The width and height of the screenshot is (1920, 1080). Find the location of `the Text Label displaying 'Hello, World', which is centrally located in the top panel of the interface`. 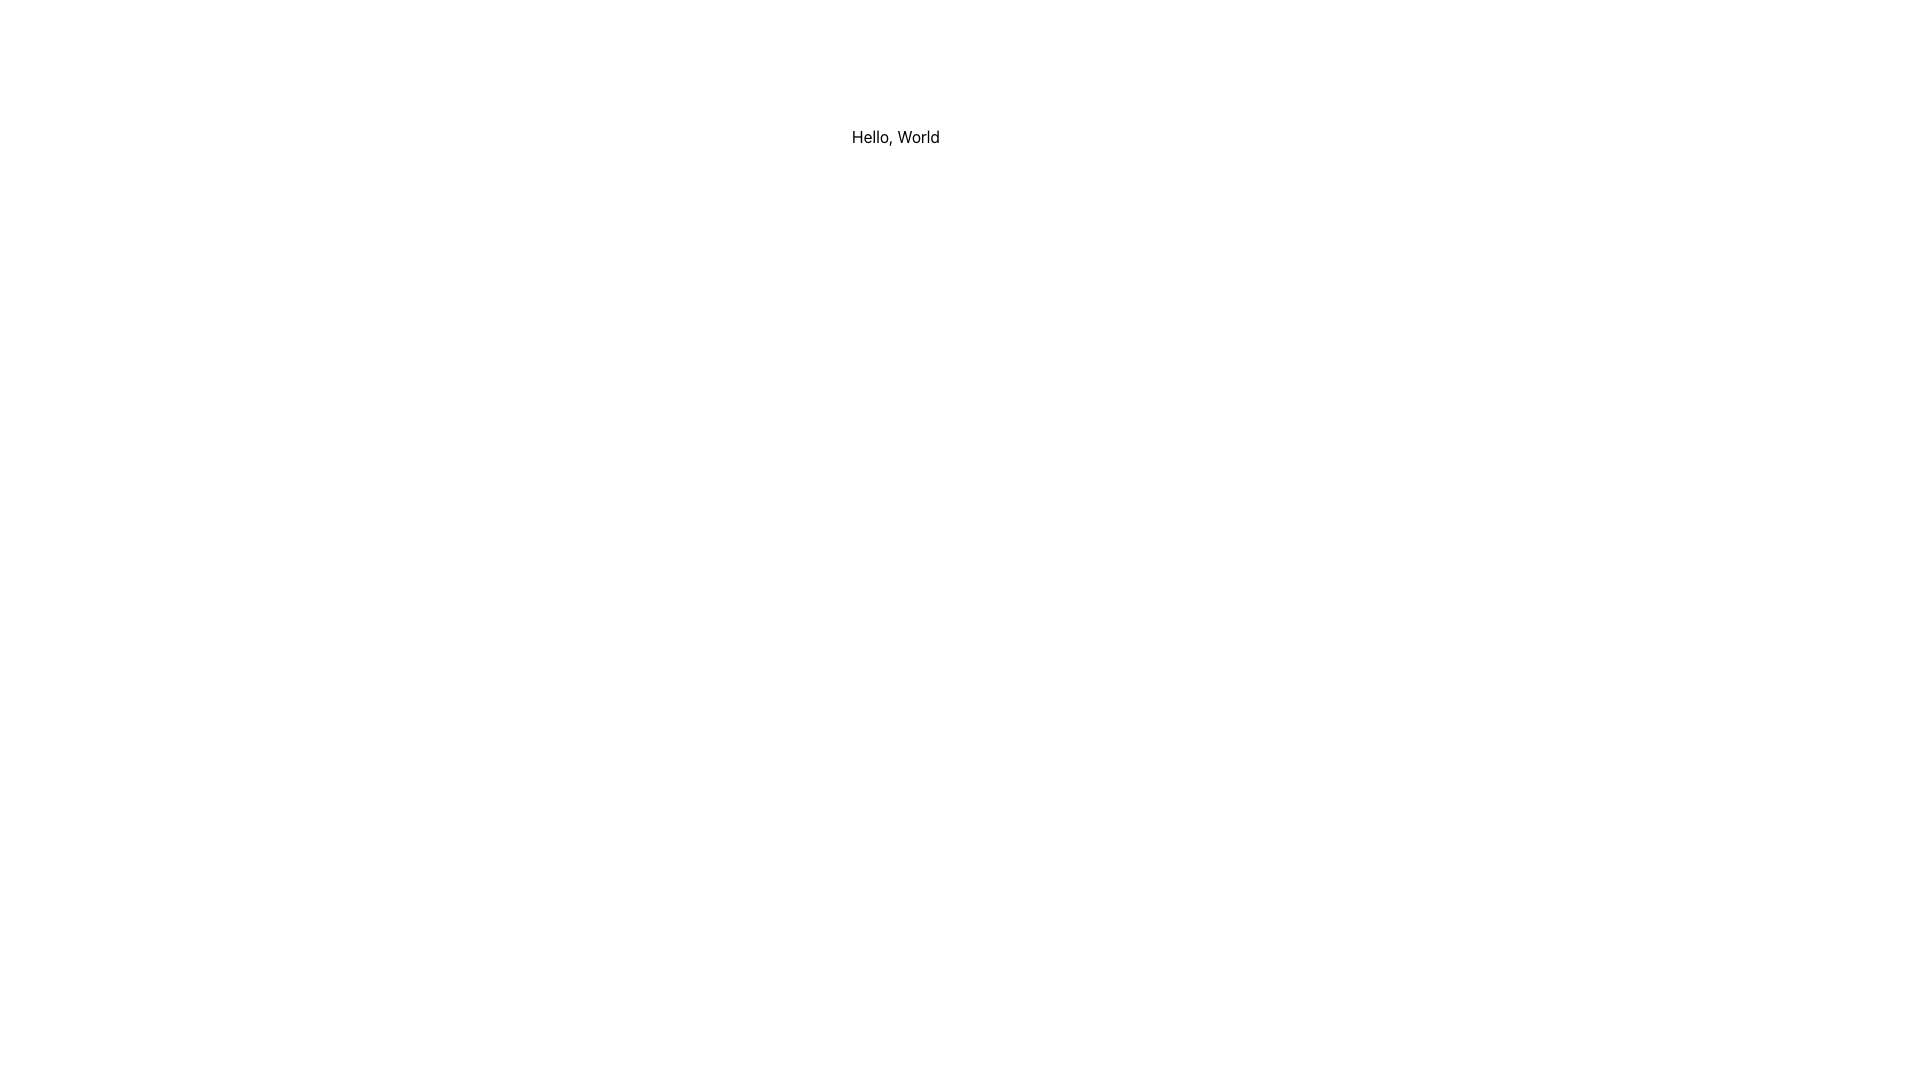

the Text Label displaying 'Hello, World', which is centrally located in the top panel of the interface is located at coordinates (895, 141).